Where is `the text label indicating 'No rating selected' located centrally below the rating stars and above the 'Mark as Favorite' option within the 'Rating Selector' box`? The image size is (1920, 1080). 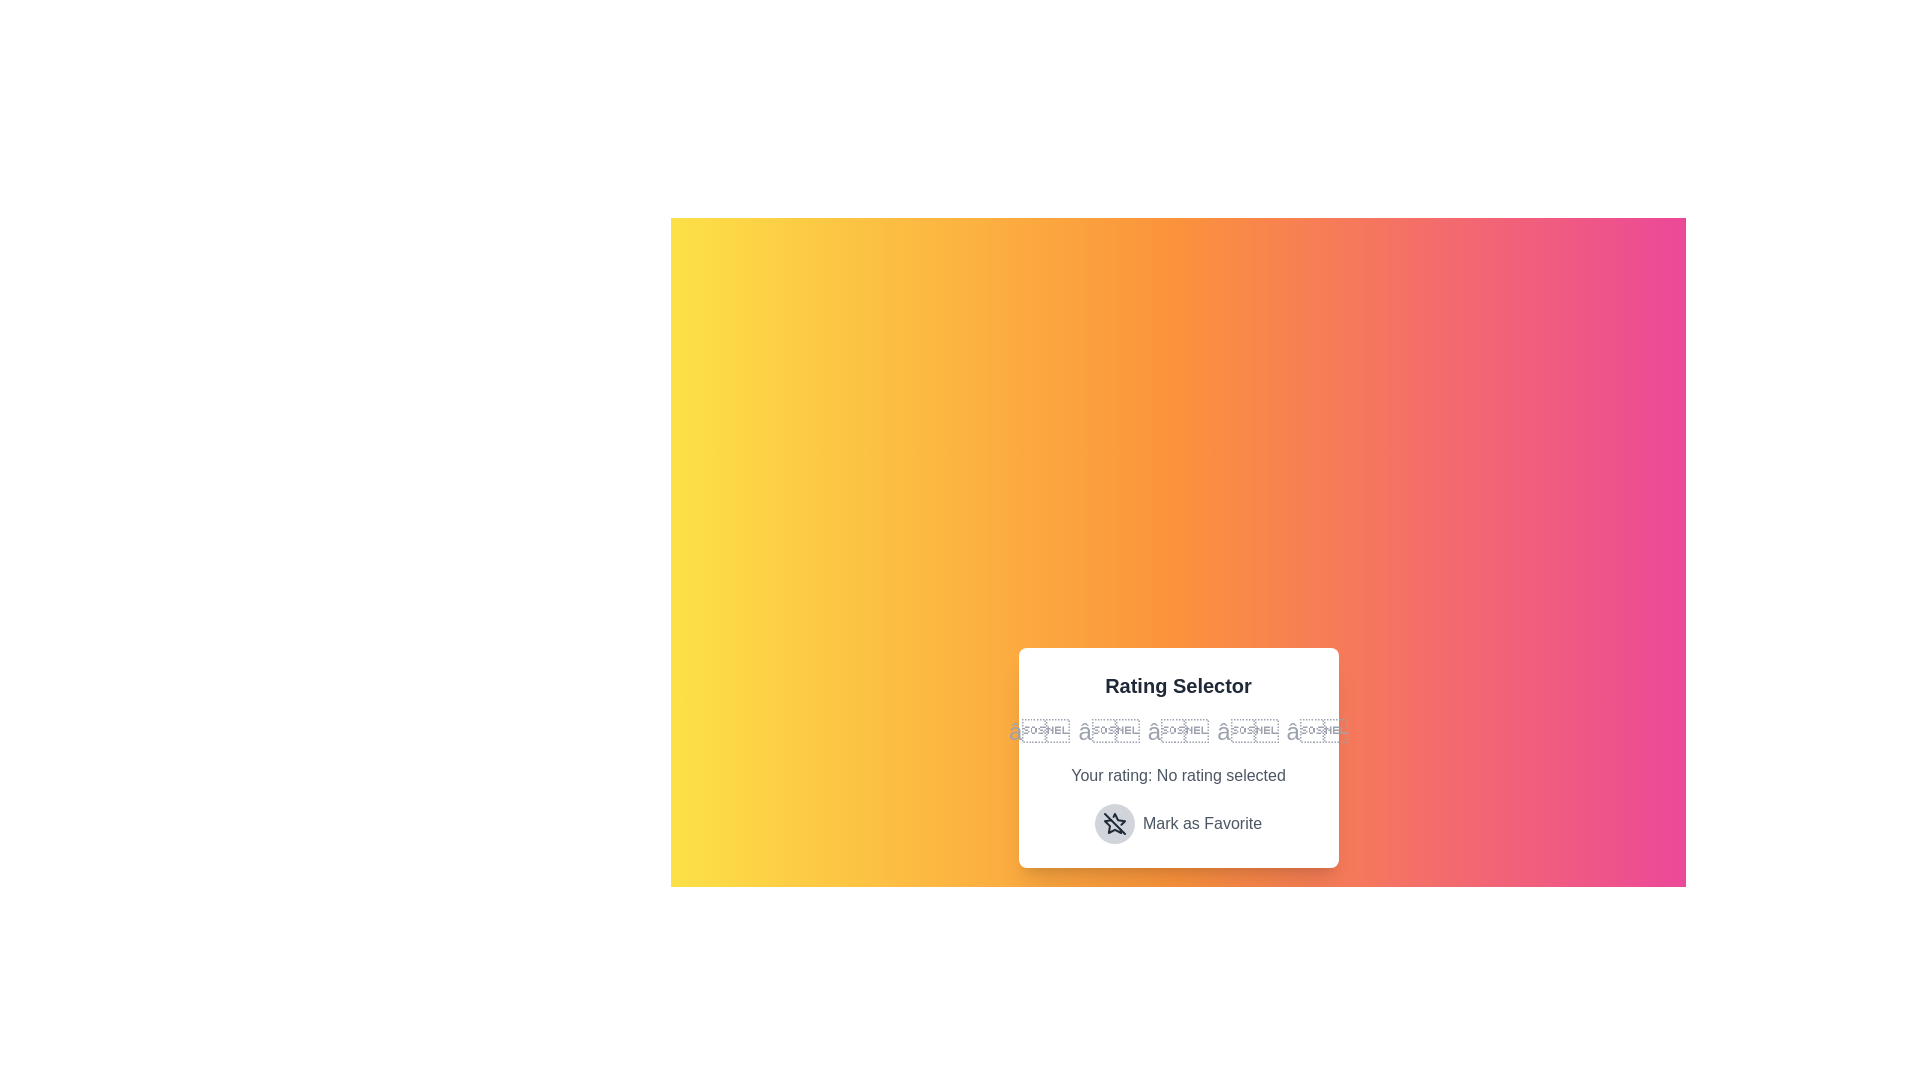
the text label indicating 'No rating selected' located centrally below the rating stars and above the 'Mark as Favorite' option within the 'Rating Selector' box is located at coordinates (1178, 774).